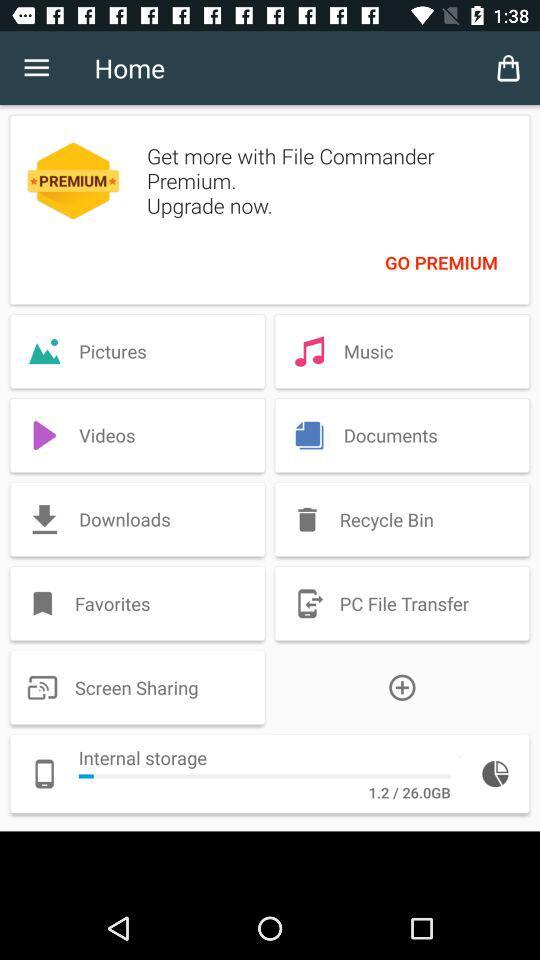 Image resolution: width=540 pixels, height=960 pixels. I want to click on the icon to the left of home, so click(36, 68).